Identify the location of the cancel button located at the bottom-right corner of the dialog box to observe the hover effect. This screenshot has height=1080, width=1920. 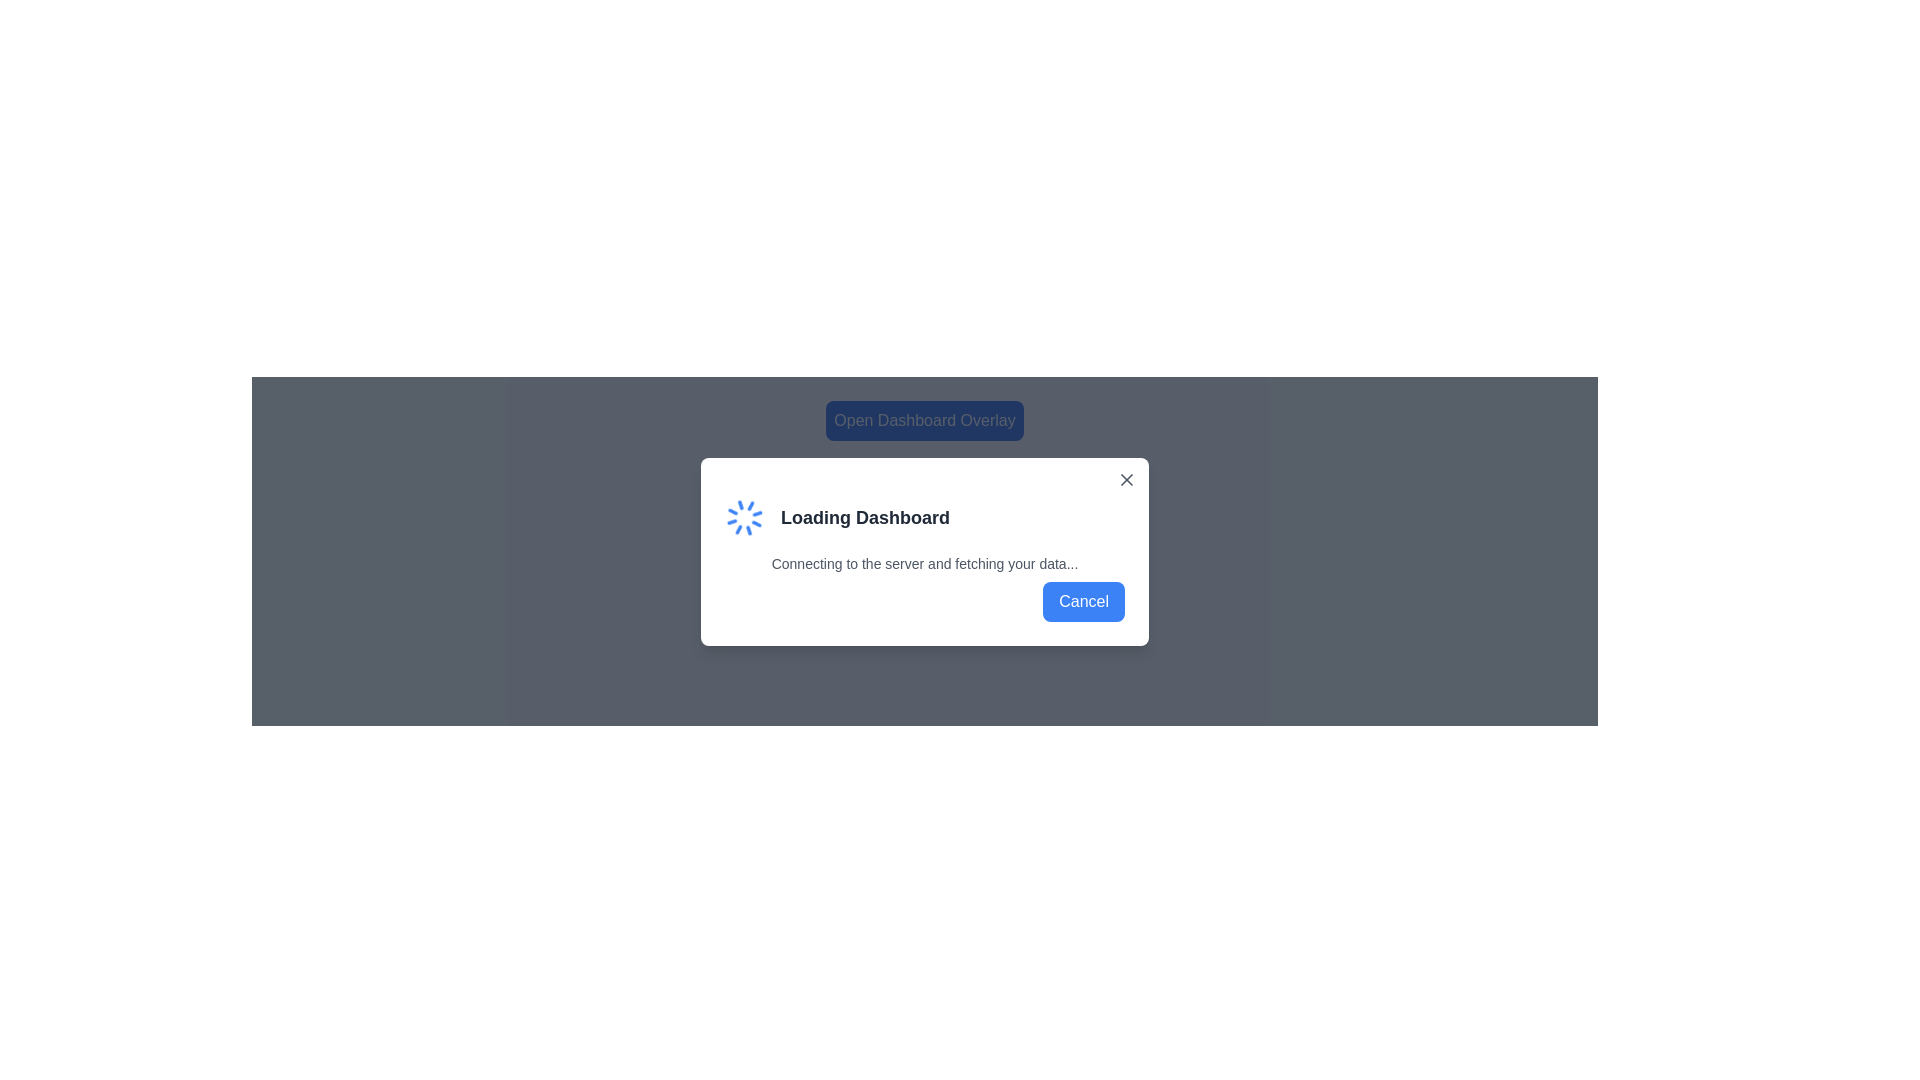
(1083, 600).